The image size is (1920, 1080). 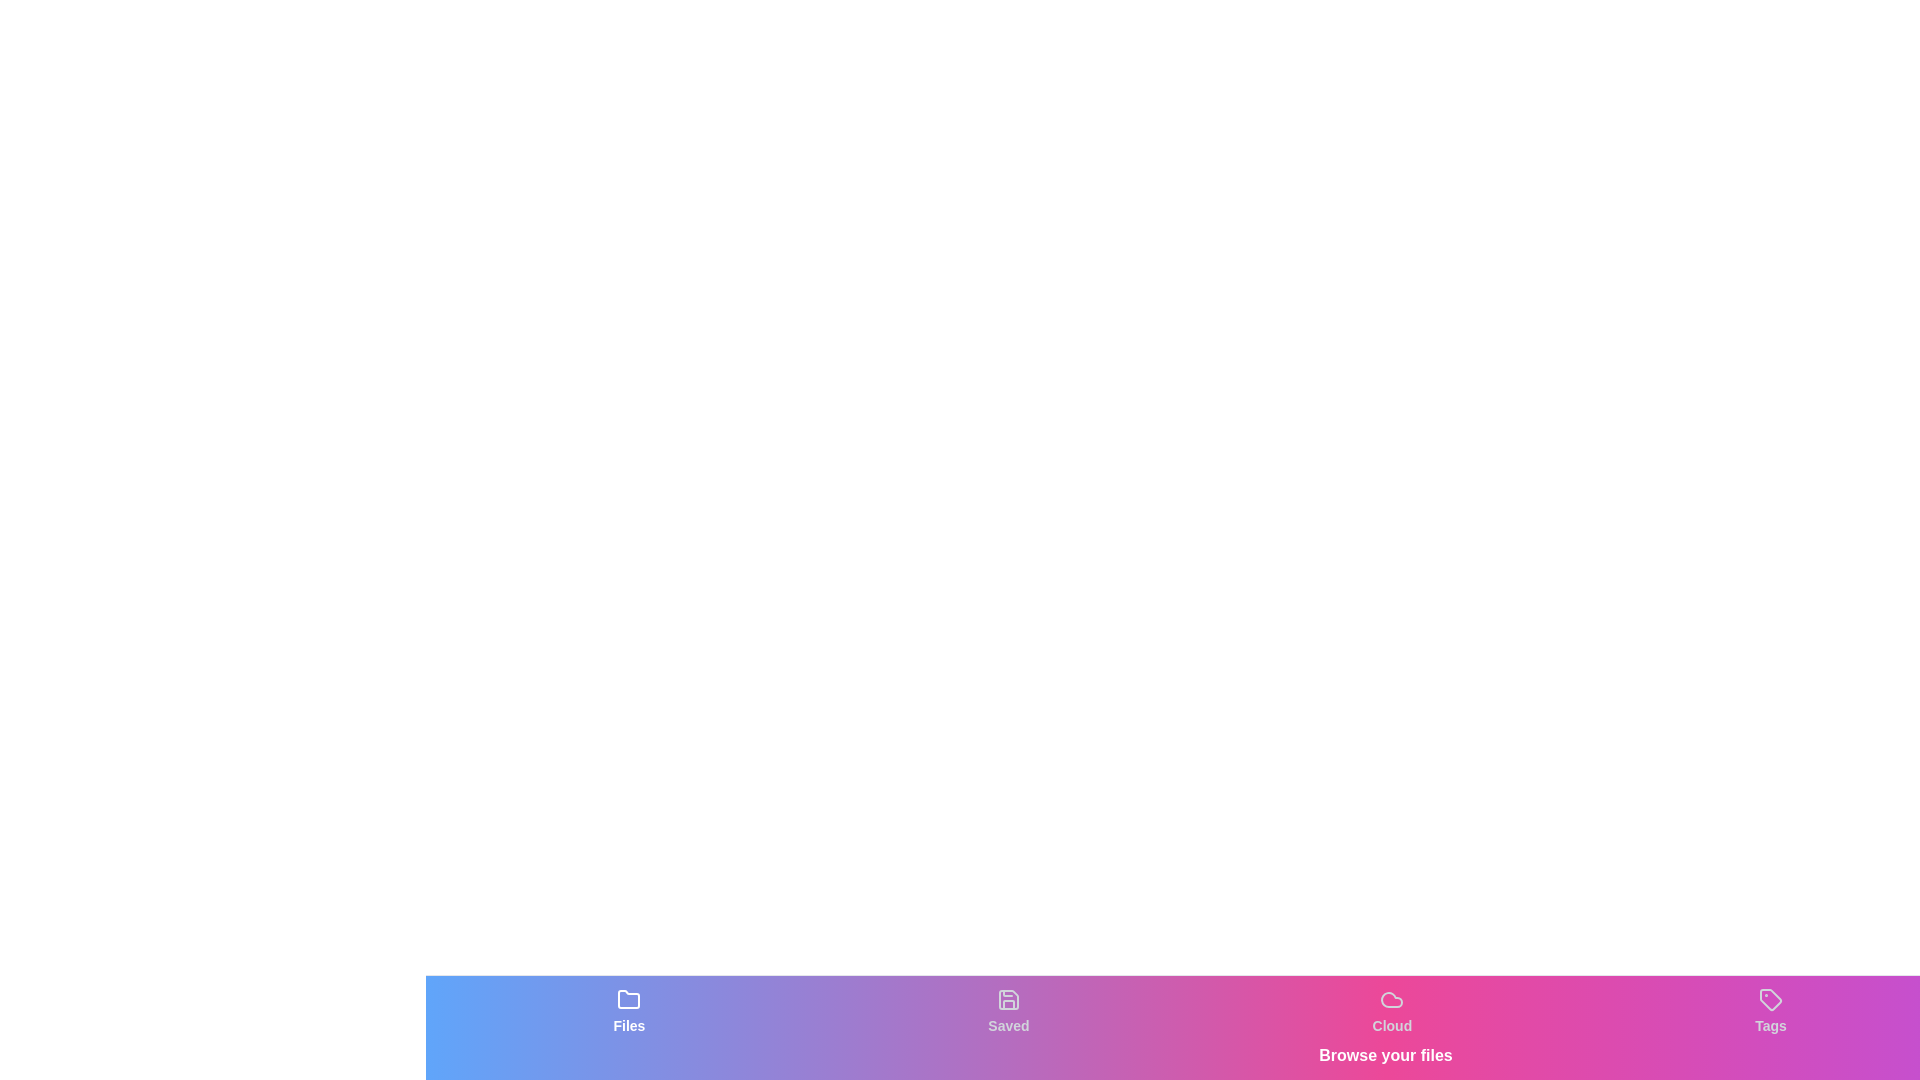 What do you see at coordinates (1771, 1011) in the screenshot?
I see `the tab labeled Tags to observe visual feedback` at bounding box center [1771, 1011].